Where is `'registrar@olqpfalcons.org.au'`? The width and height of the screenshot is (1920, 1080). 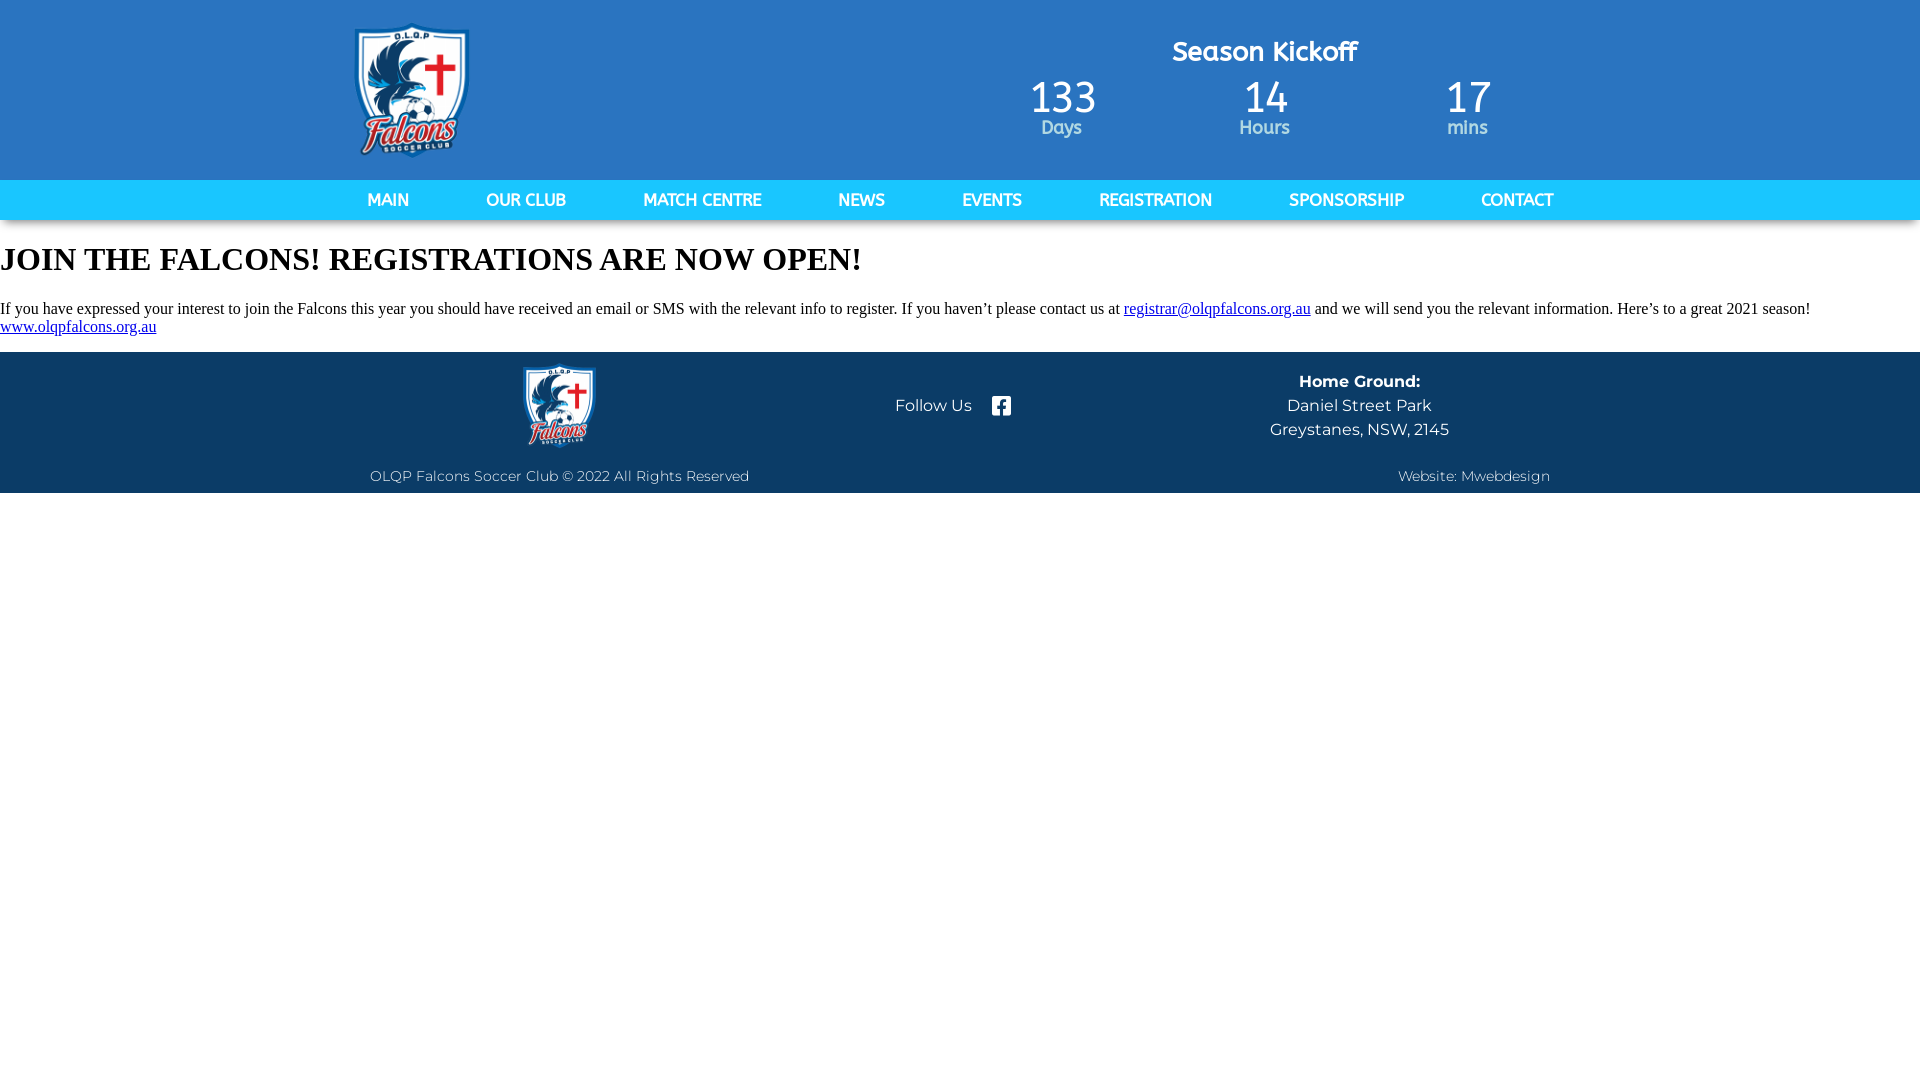 'registrar@olqpfalcons.org.au' is located at coordinates (1123, 308).